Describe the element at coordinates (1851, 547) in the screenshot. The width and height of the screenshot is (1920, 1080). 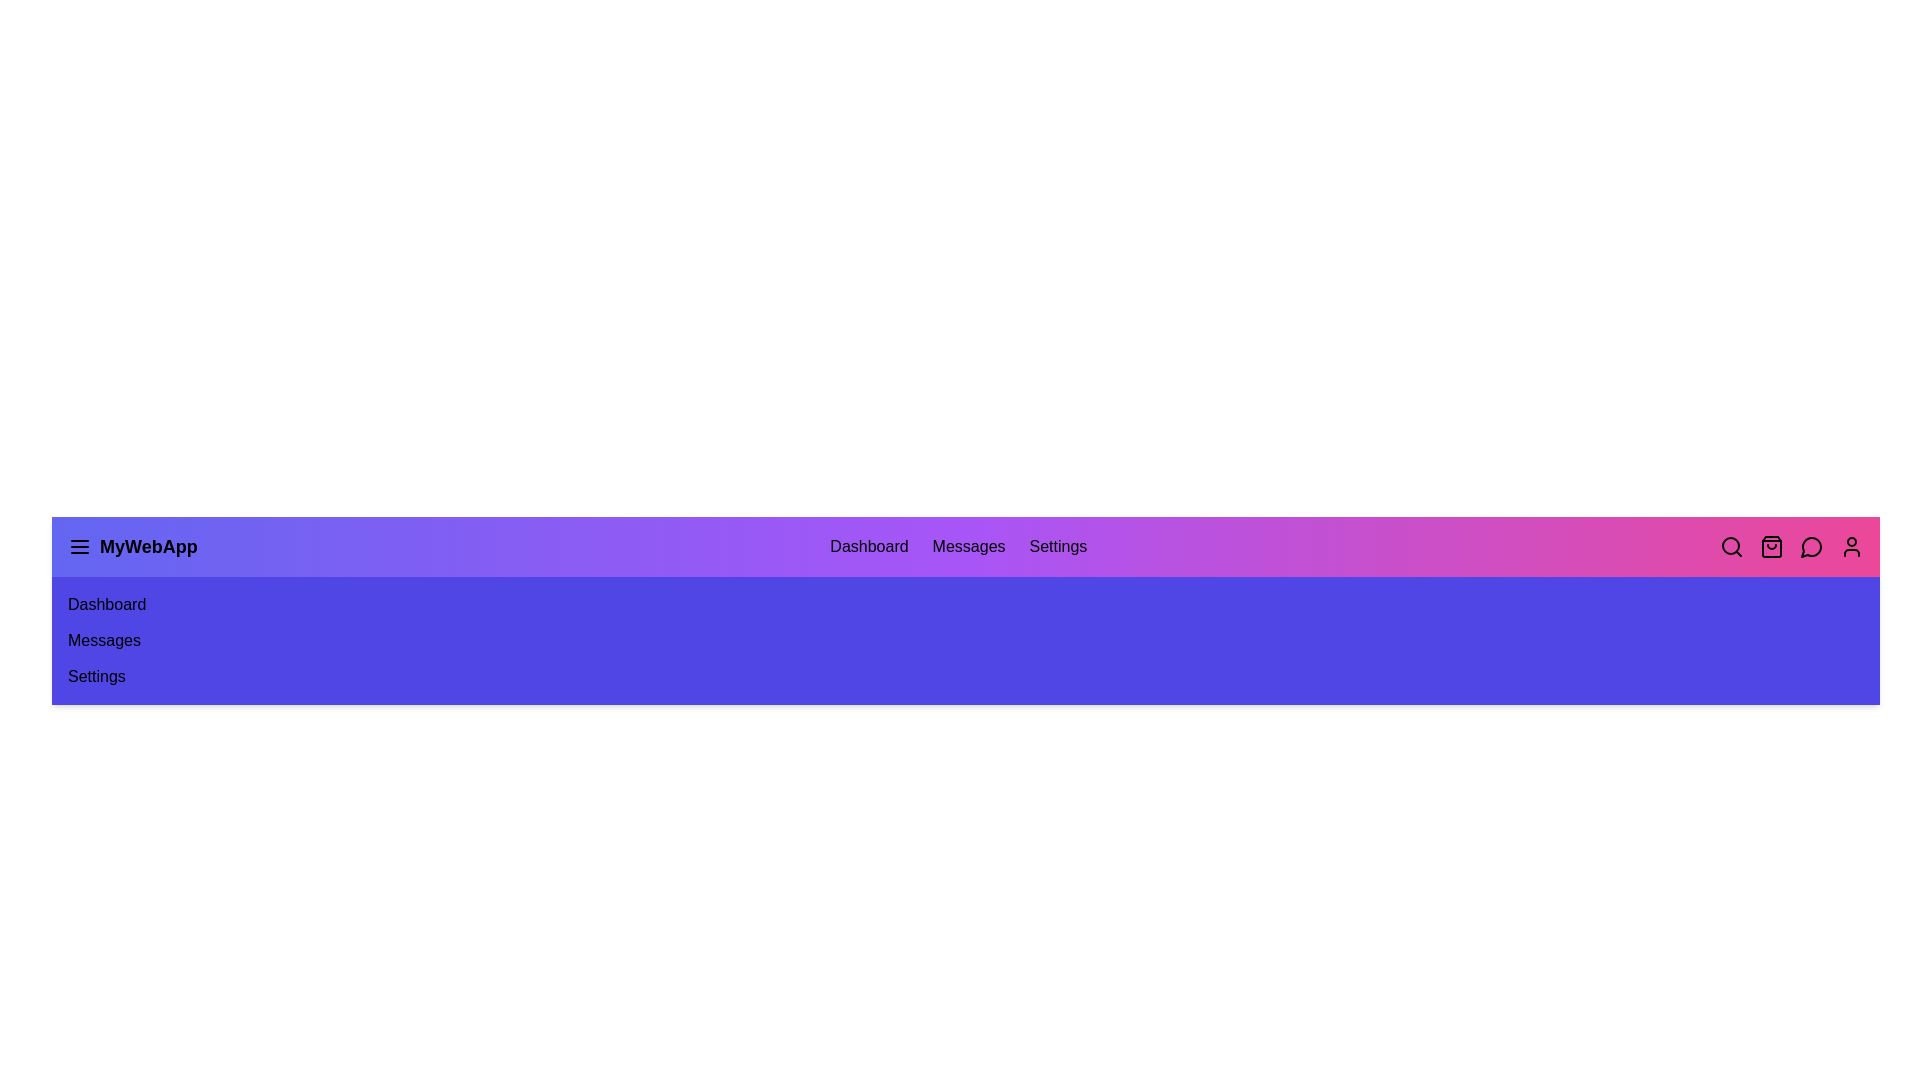
I see `the user icon in the EnhancedAppBar` at that location.